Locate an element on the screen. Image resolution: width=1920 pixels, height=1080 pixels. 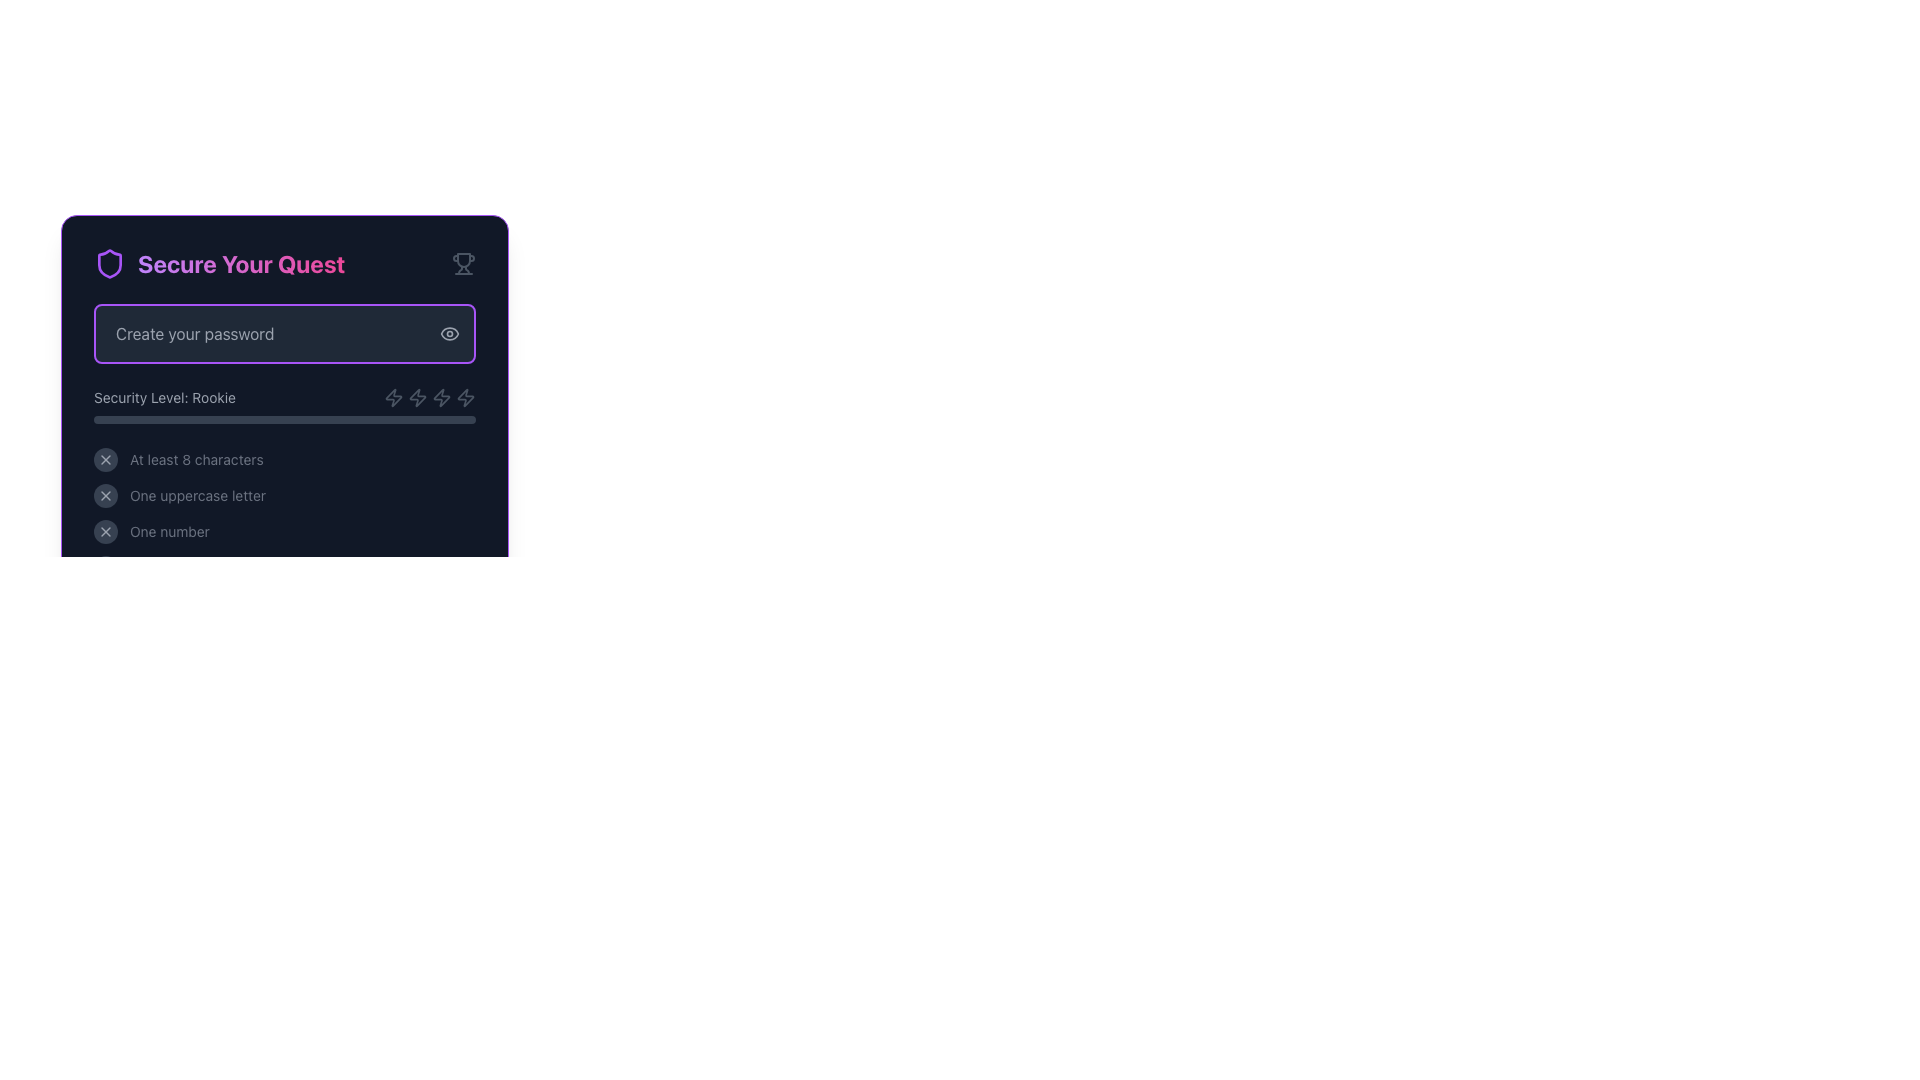
the Progress bar with a dark gray background and a gradient fill from purple to pink, located below the 'Security Level: Rookie' label is located at coordinates (283, 419).